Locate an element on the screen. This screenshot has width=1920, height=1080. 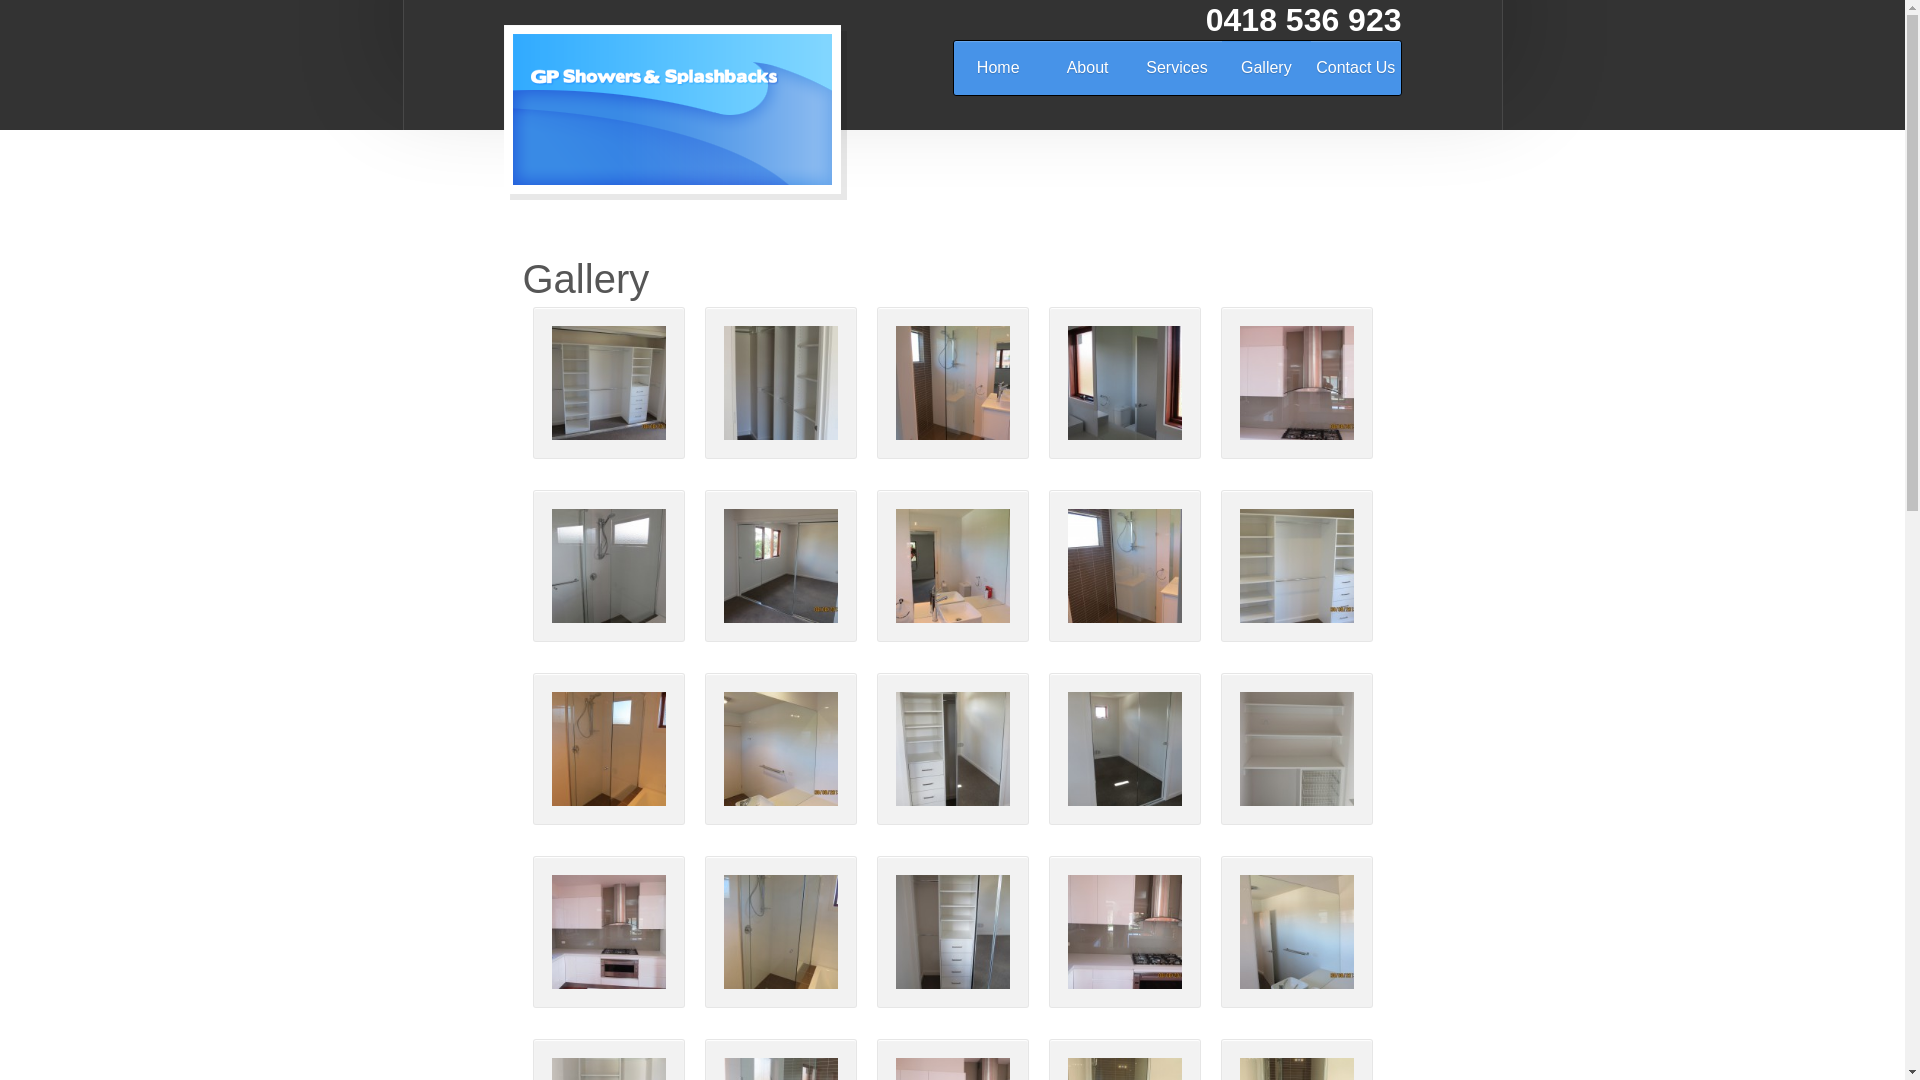
'Services' is located at coordinates (1176, 67).